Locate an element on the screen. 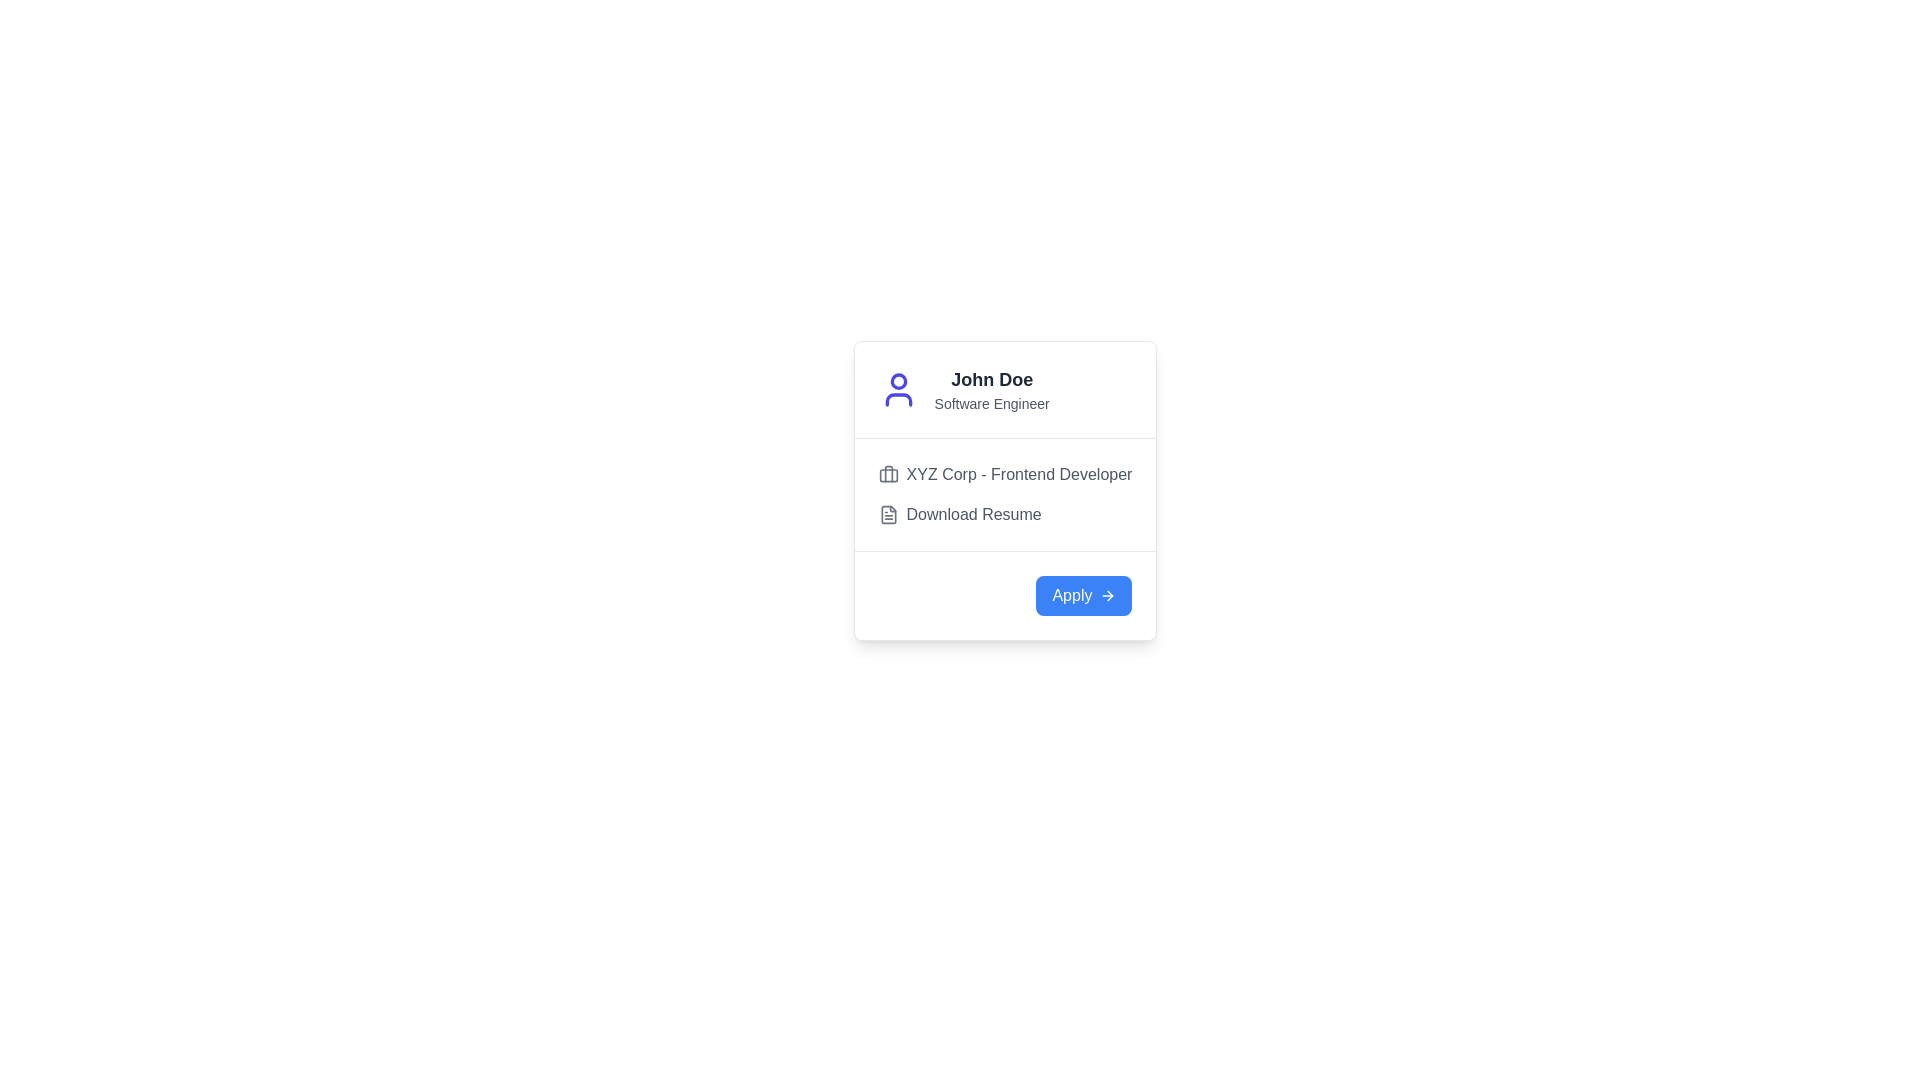 The image size is (1920, 1080). the clickable text with an icon located beneath the title 'XYZ Corp - Frontend Developer' to download the resume is located at coordinates (1005, 514).